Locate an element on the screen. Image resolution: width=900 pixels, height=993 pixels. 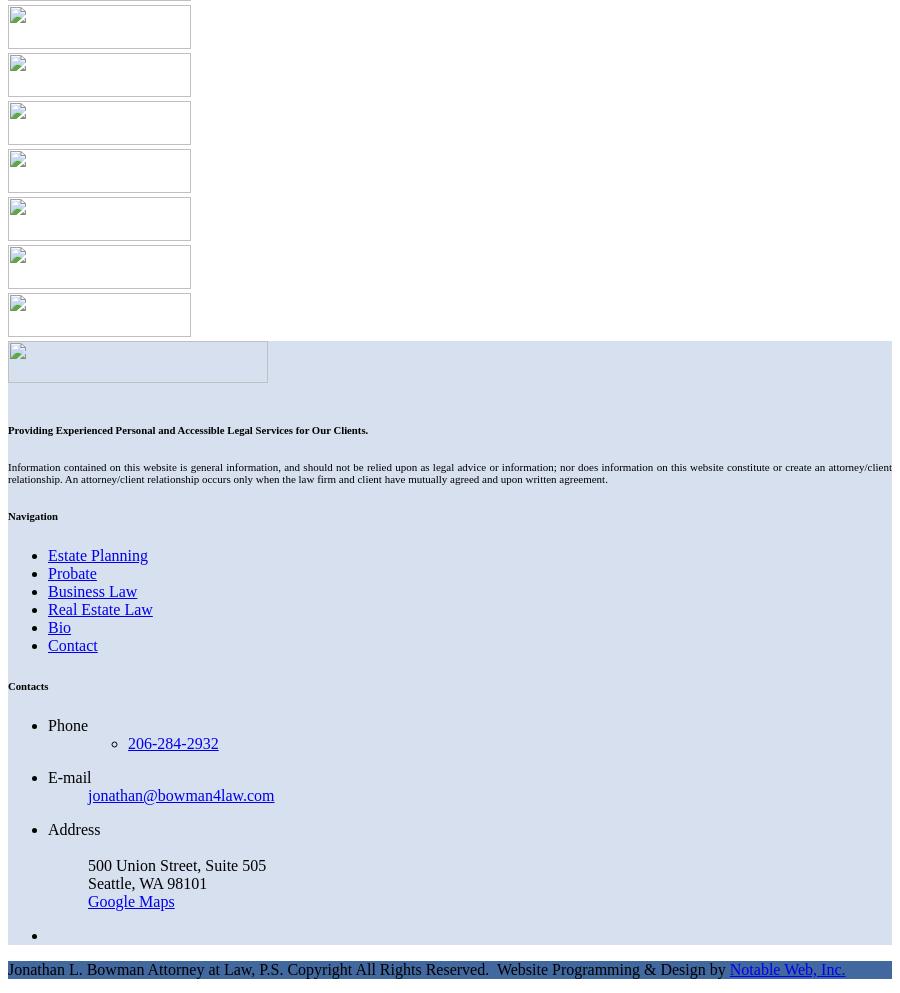
'Google Maps' is located at coordinates (131, 900).